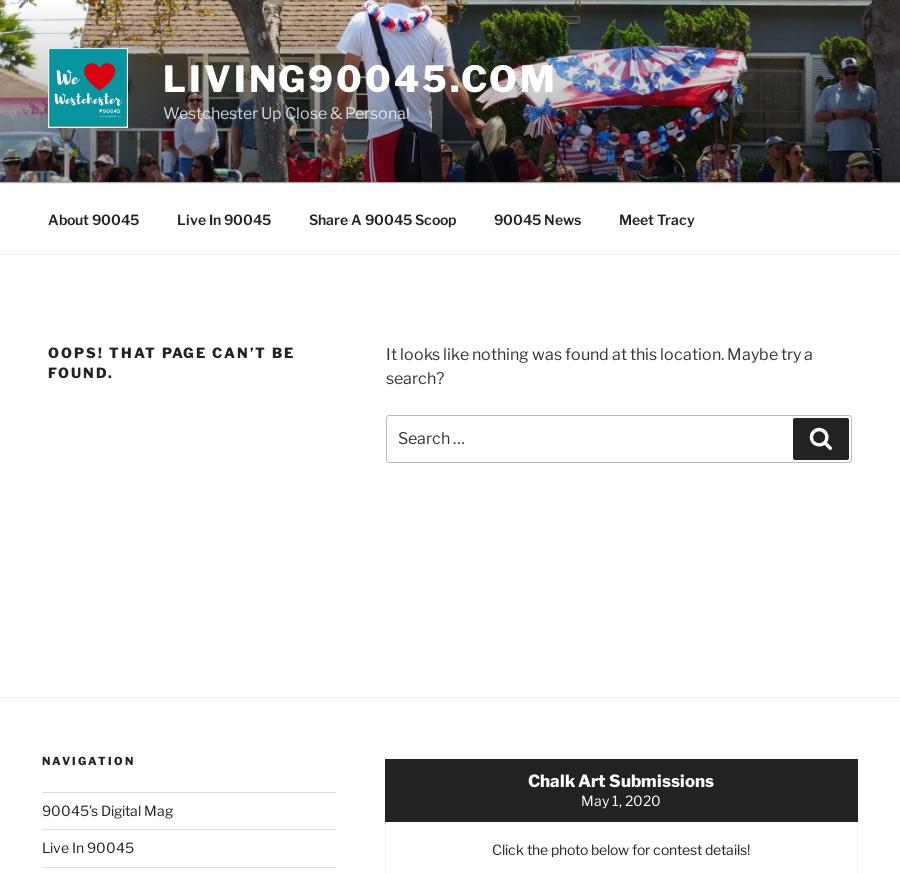 The height and width of the screenshot is (874, 900). I want to click on 'Click the photo below for contest details!', so click(621, 848).